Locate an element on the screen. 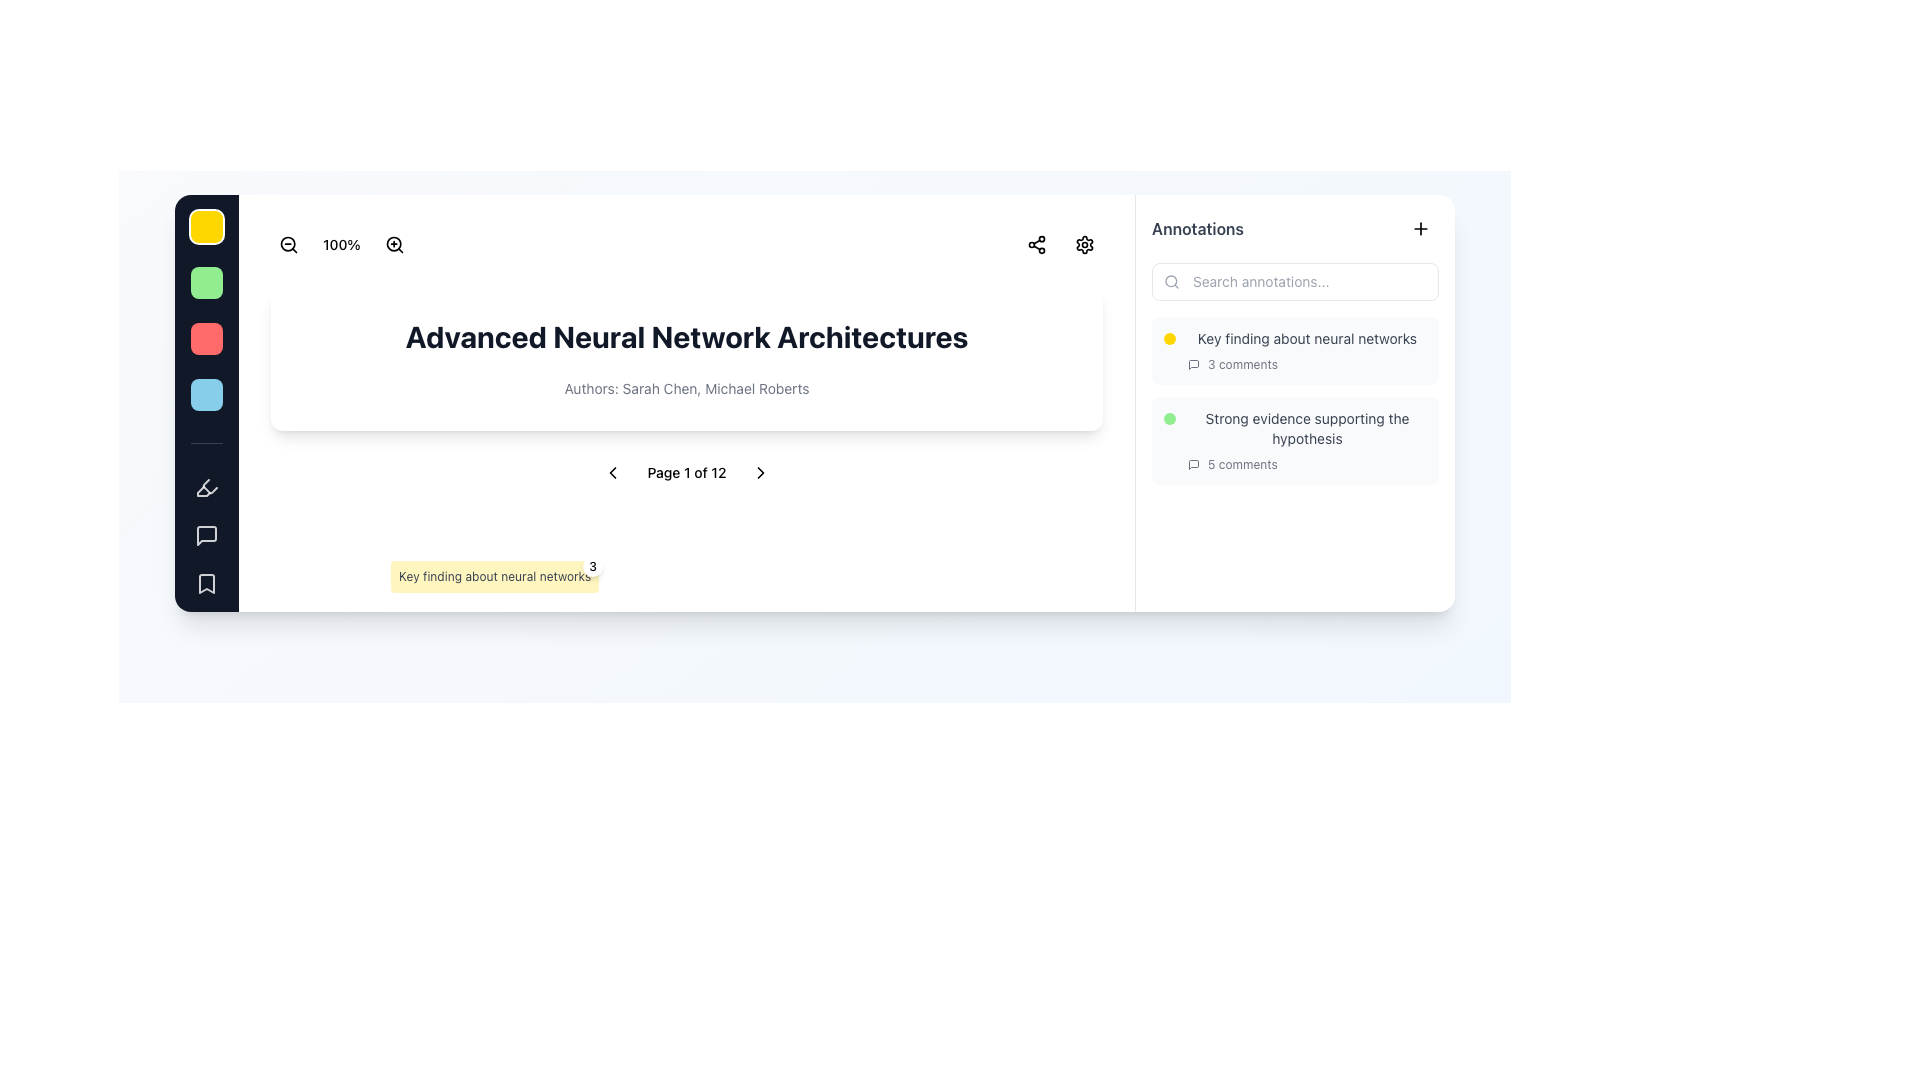 The width and height of the screenshot is (1920, 1080). the comment icon located to the left of the text '3 comments' under the 'Annotations' section on the right-hand panel is located at coordinates (1194, 365).